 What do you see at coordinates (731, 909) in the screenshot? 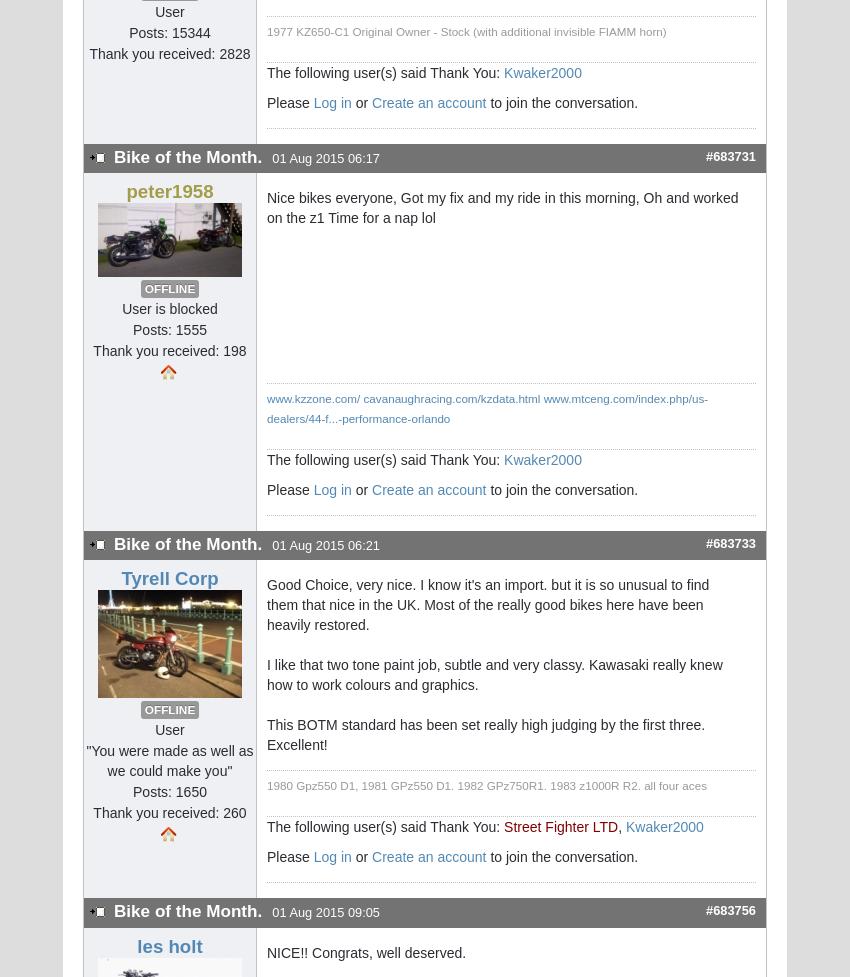
I see `'#683756'` at bounding box center [731, 909].